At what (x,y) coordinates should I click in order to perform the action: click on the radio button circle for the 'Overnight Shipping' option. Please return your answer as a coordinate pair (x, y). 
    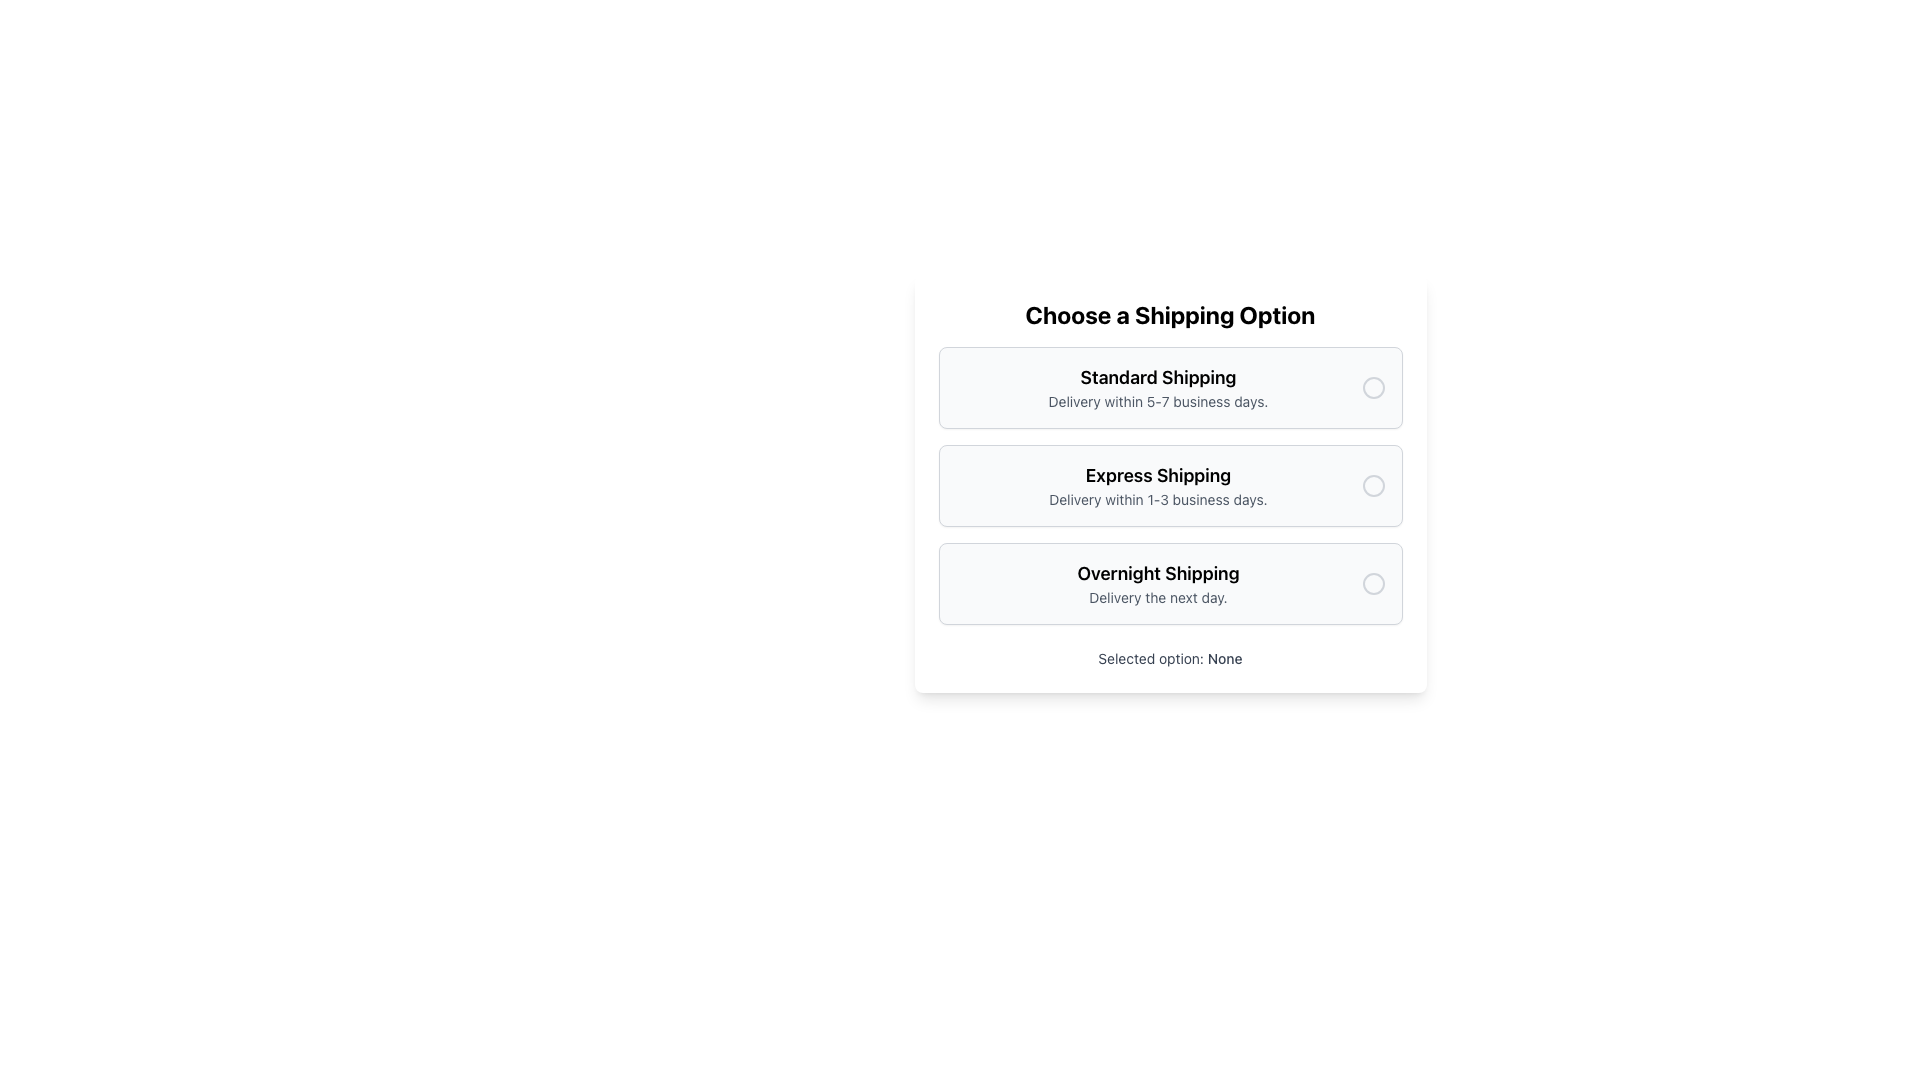
    Looking at the image, I should click on (1372, 583).